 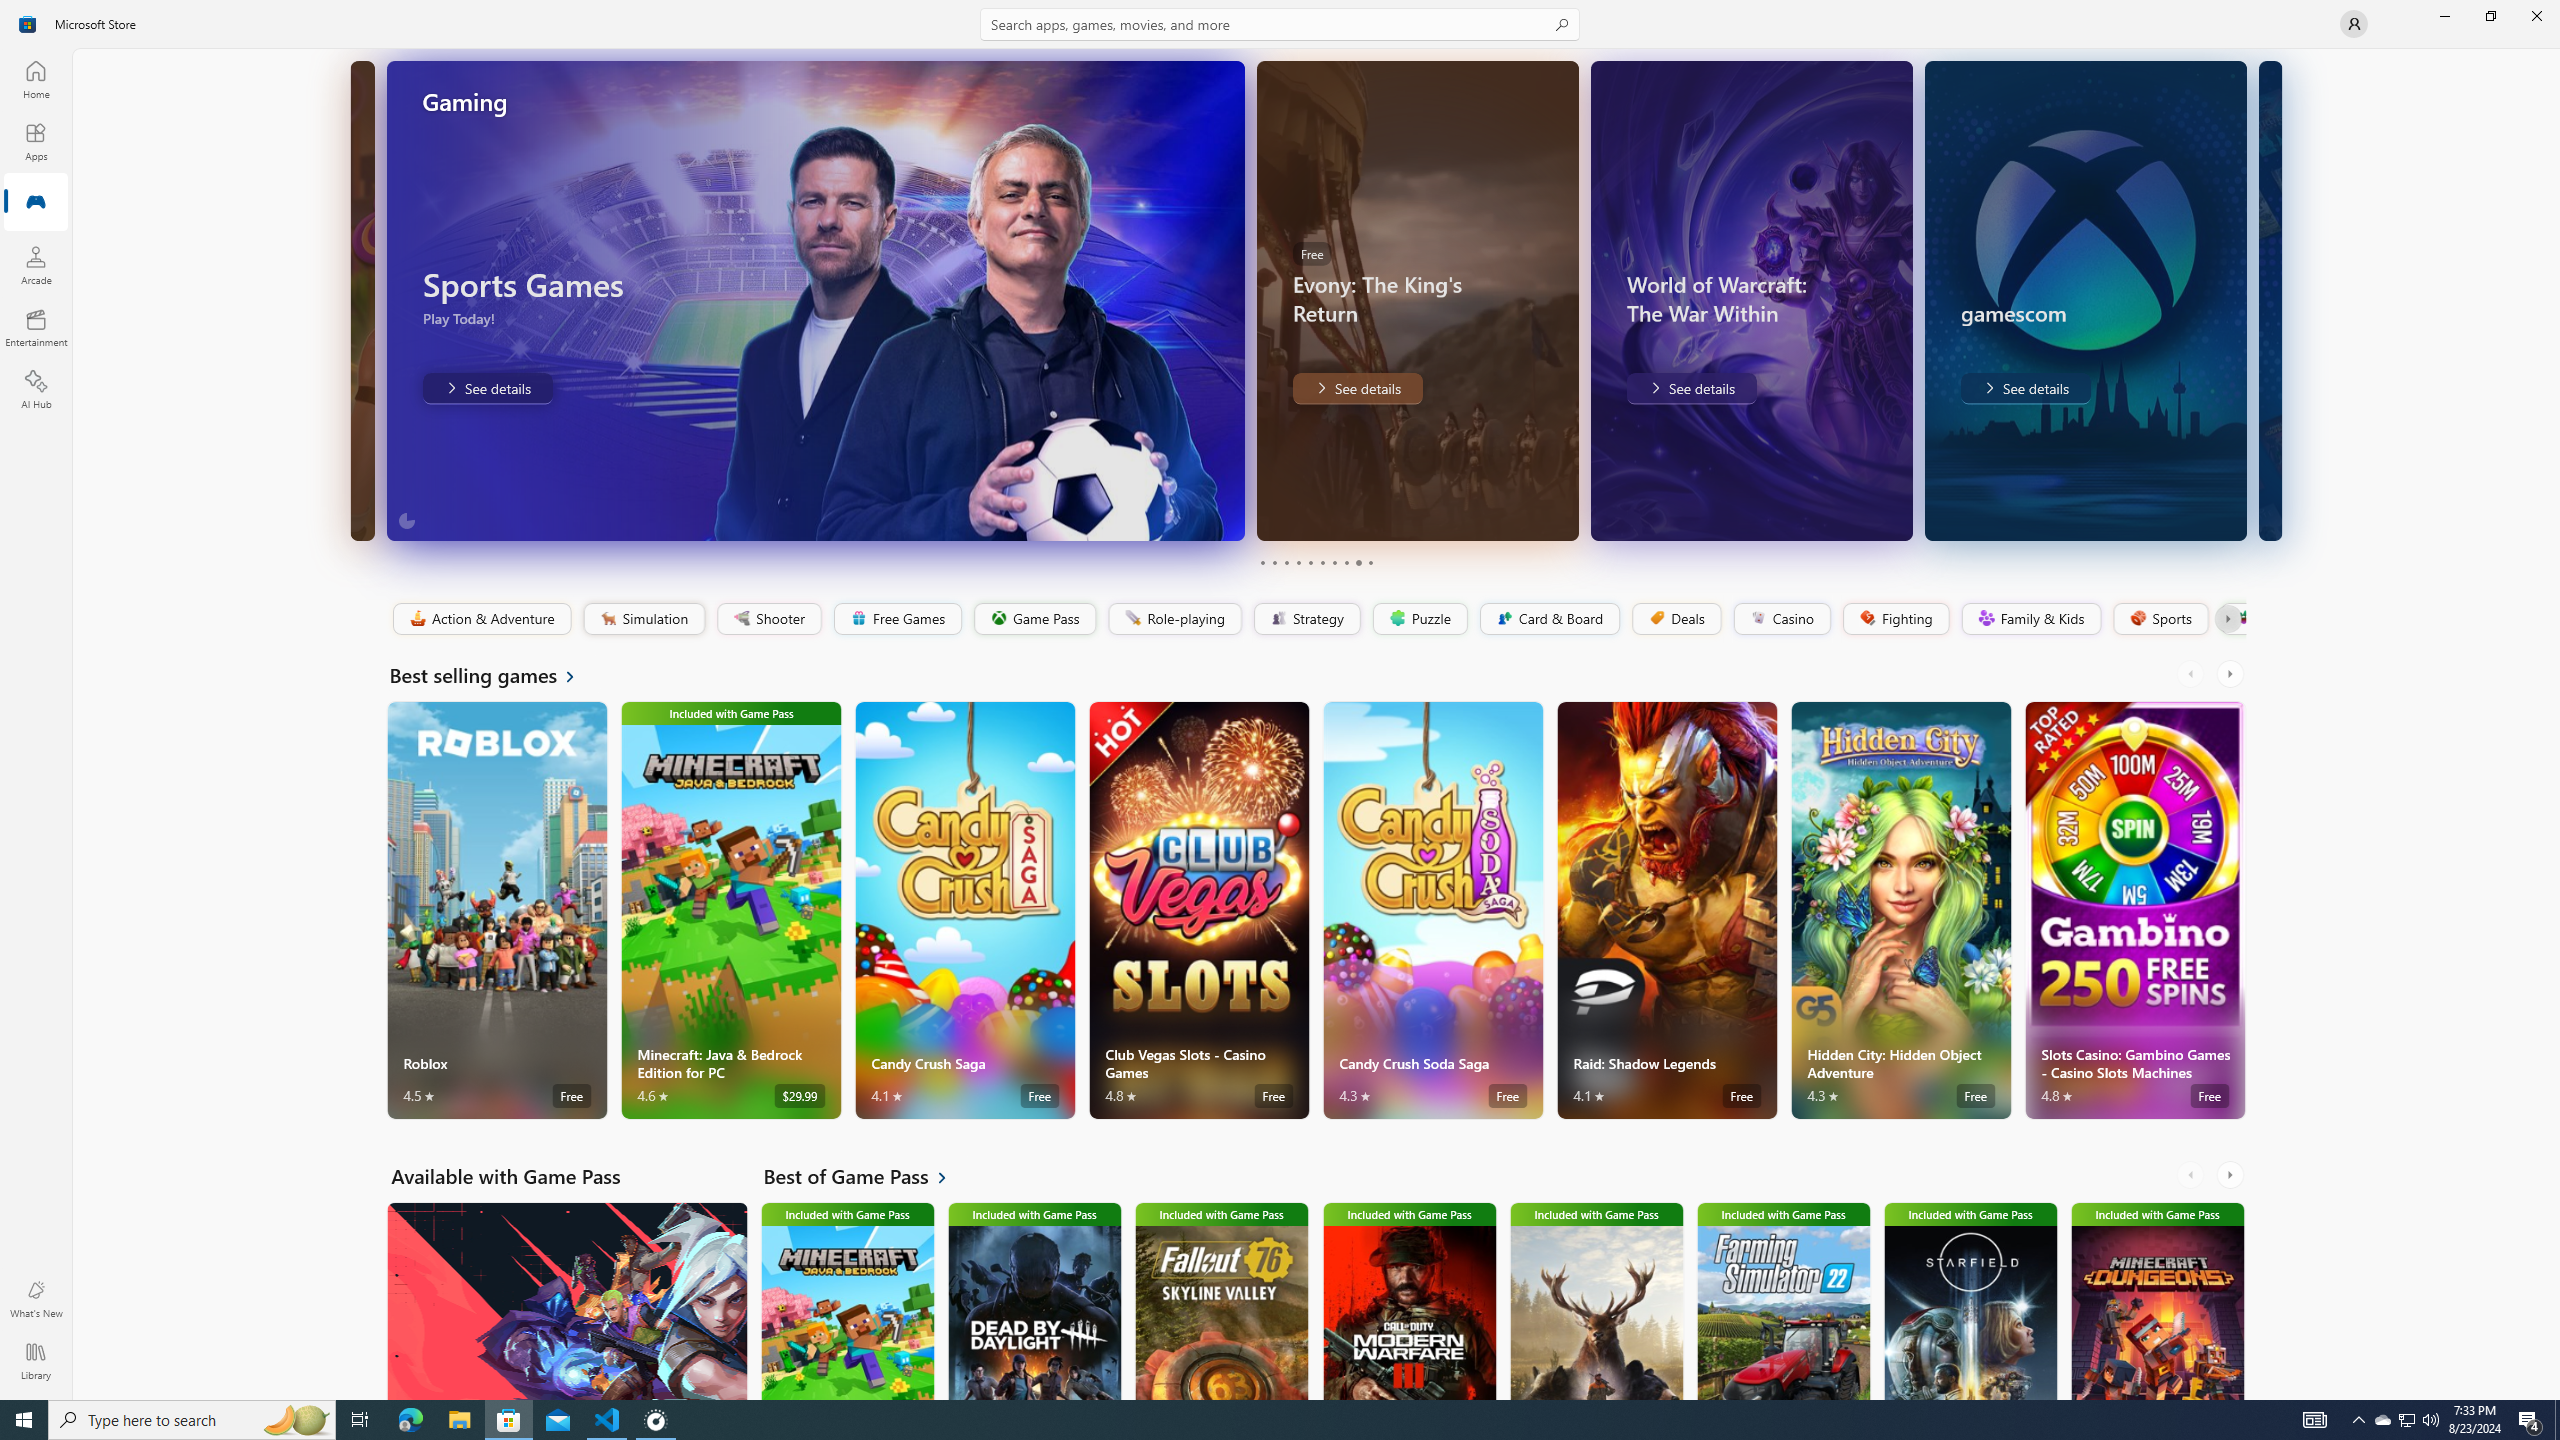 What do you see at coordinates (867, 1175) in the screenshot?
I see `'See all  Best of Game Pass'` at bounding box center [867, 1175].